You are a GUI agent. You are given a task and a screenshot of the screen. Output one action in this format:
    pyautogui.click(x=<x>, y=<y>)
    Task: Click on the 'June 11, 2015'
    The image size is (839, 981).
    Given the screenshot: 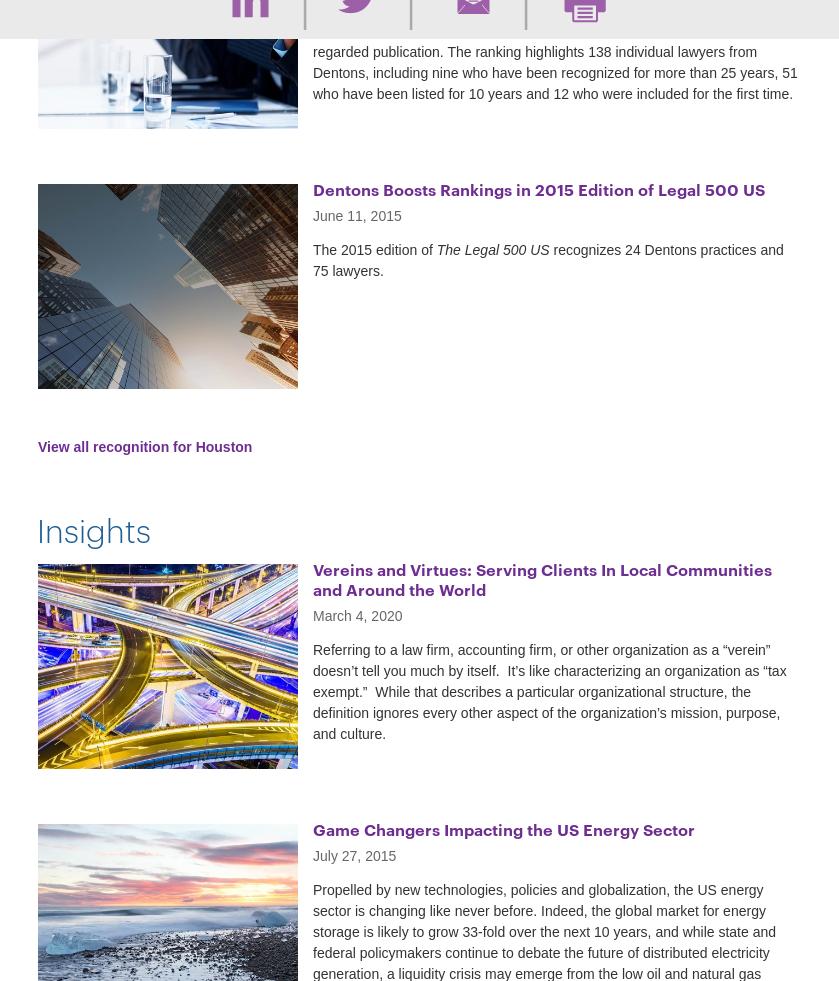 What is the action you would take?
    pyautogui.click(x=356, y=214)
    